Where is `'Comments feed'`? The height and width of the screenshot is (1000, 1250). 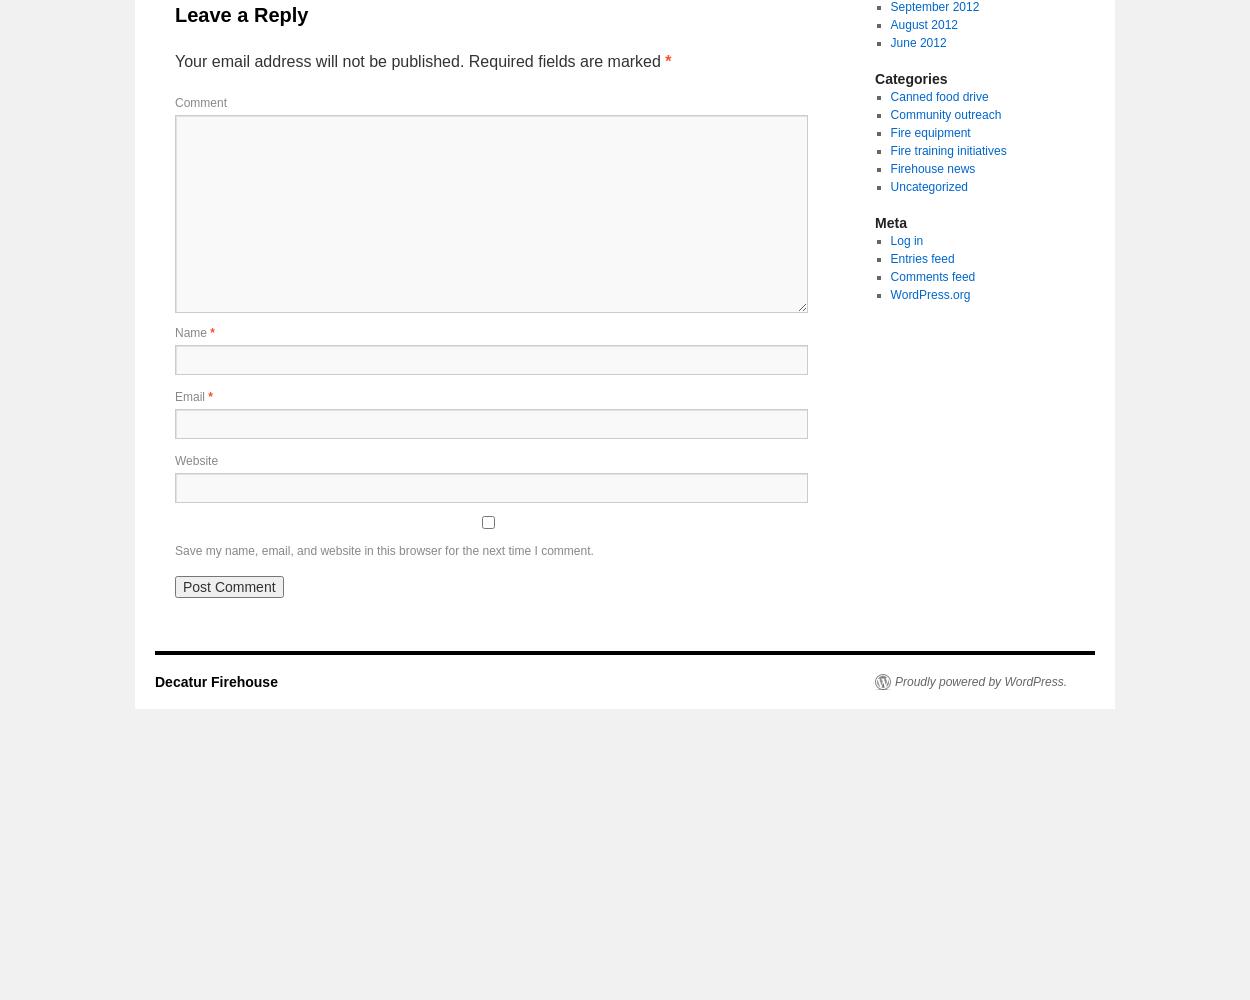
'Comments feed' is located at coordinates (932, 277).